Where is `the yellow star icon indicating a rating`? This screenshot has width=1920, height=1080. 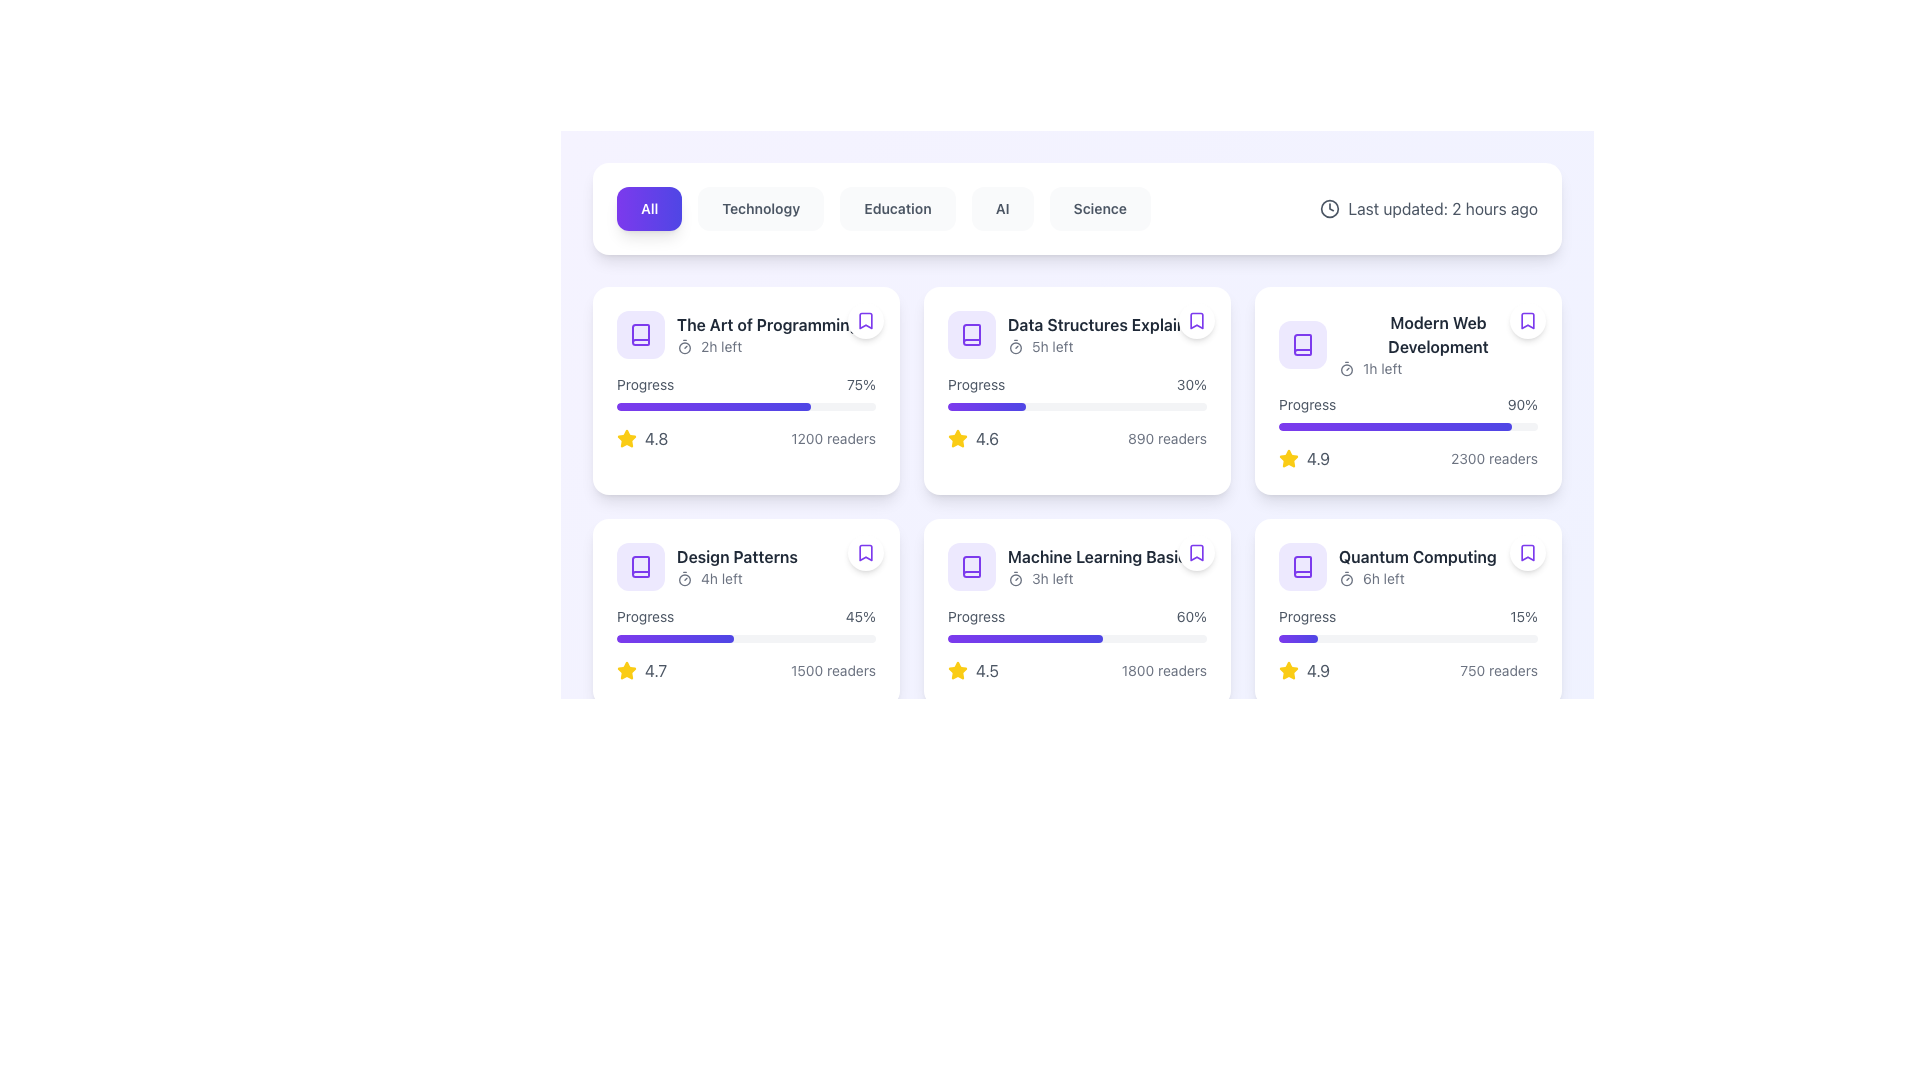
the yellow star icon indicating a rating is located at coordinates (626, 438).